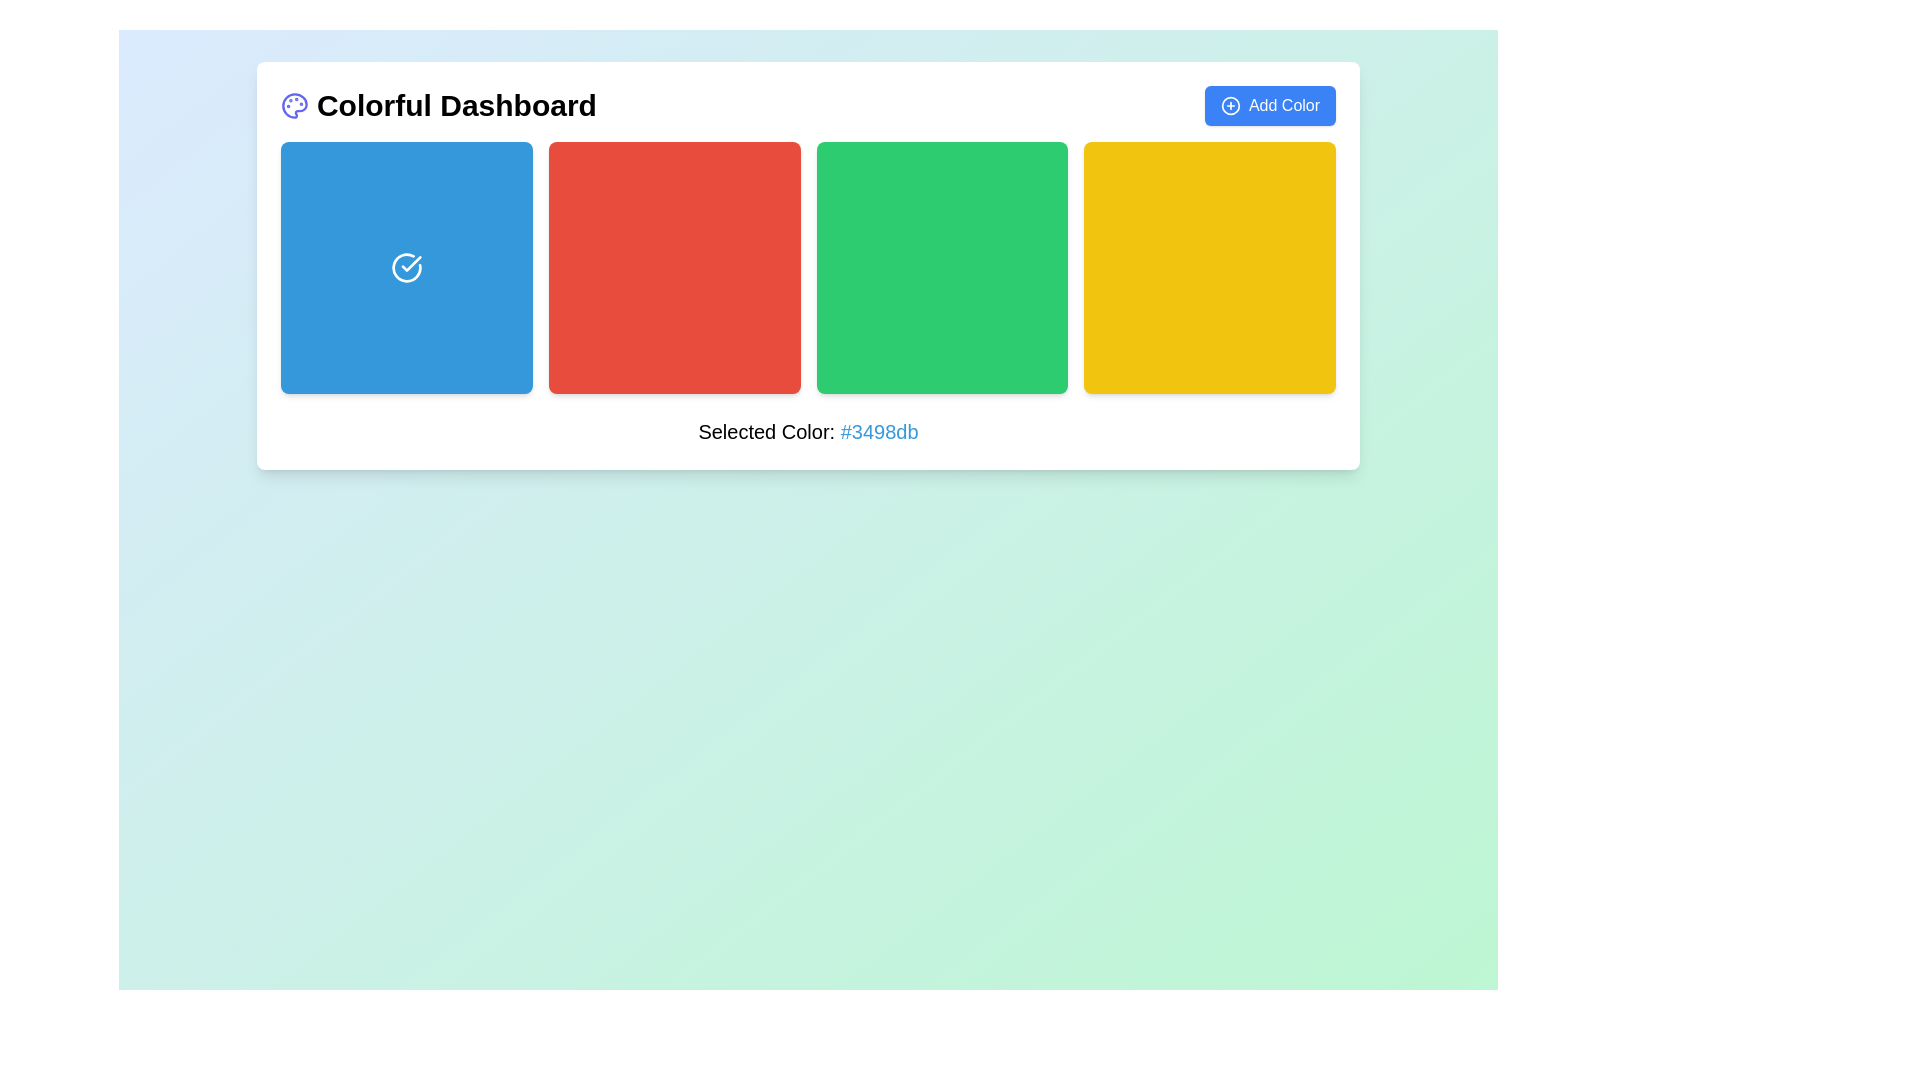 The image size is (1920, 1080). Describe the element at coordinates (879, 430) in the screenshot. I see `color code displayed as '#3498db' in the stylized text component located under 'Selected Color:'` at that location.